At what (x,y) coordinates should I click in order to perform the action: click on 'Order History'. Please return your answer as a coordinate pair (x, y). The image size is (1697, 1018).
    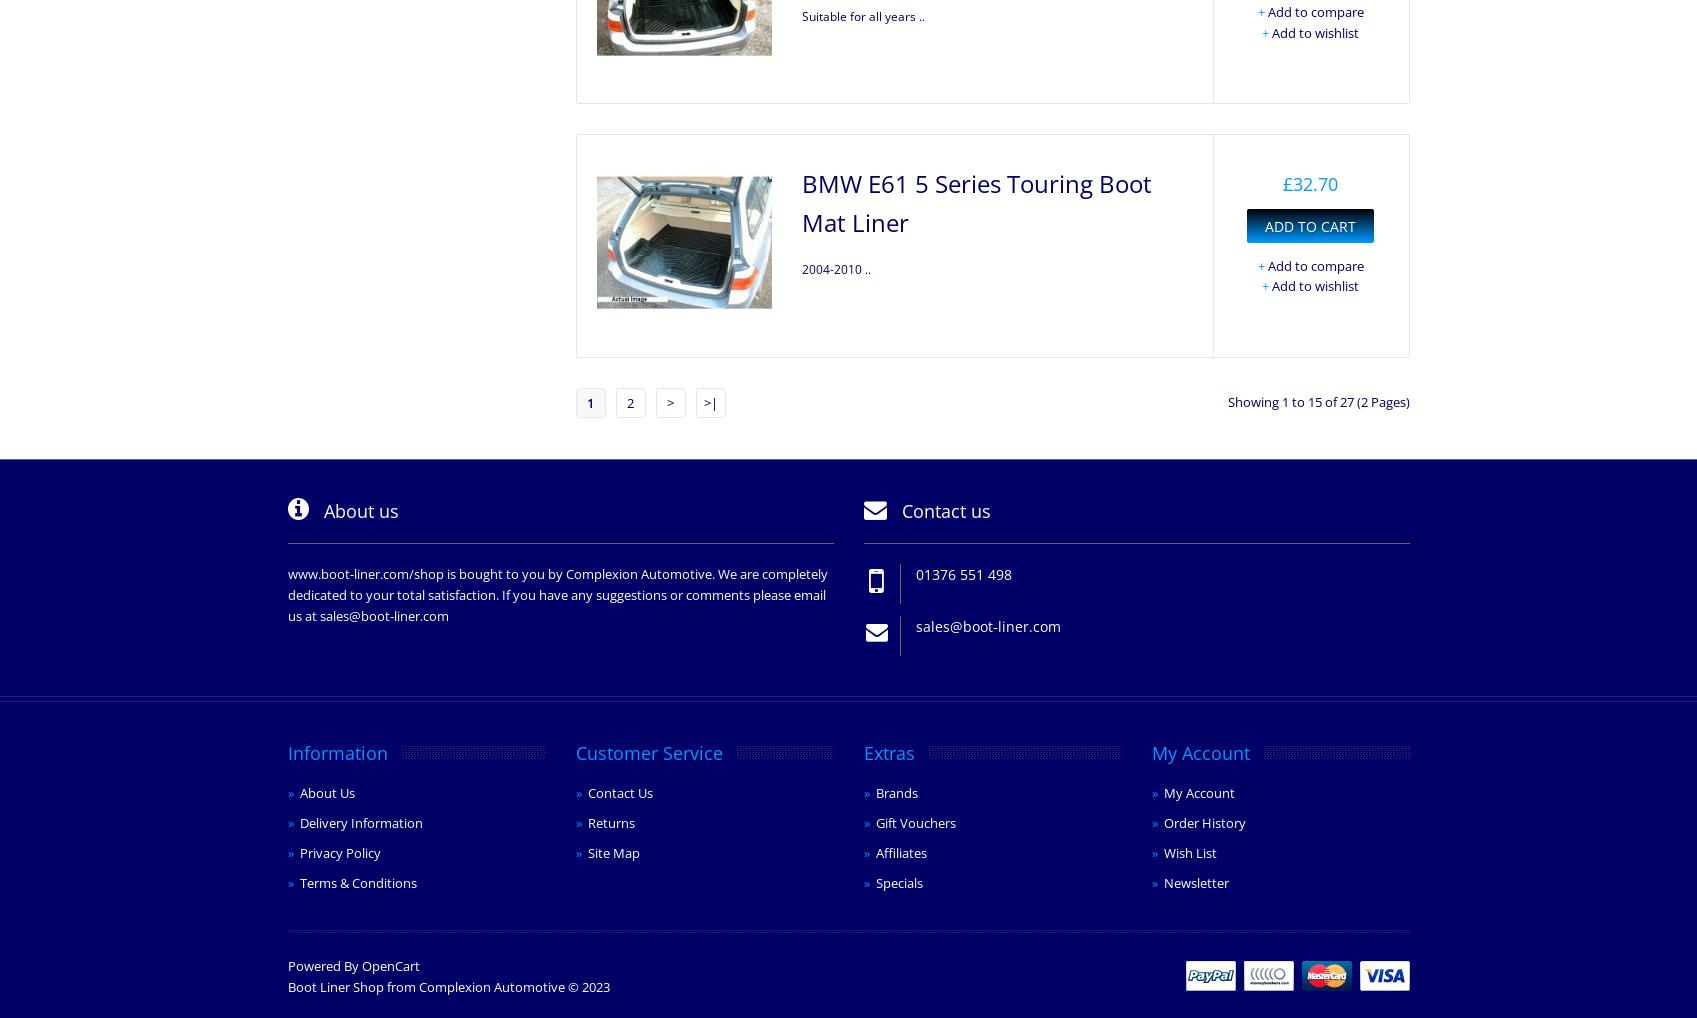
    Looking at the image, I should click on (1161, 821).